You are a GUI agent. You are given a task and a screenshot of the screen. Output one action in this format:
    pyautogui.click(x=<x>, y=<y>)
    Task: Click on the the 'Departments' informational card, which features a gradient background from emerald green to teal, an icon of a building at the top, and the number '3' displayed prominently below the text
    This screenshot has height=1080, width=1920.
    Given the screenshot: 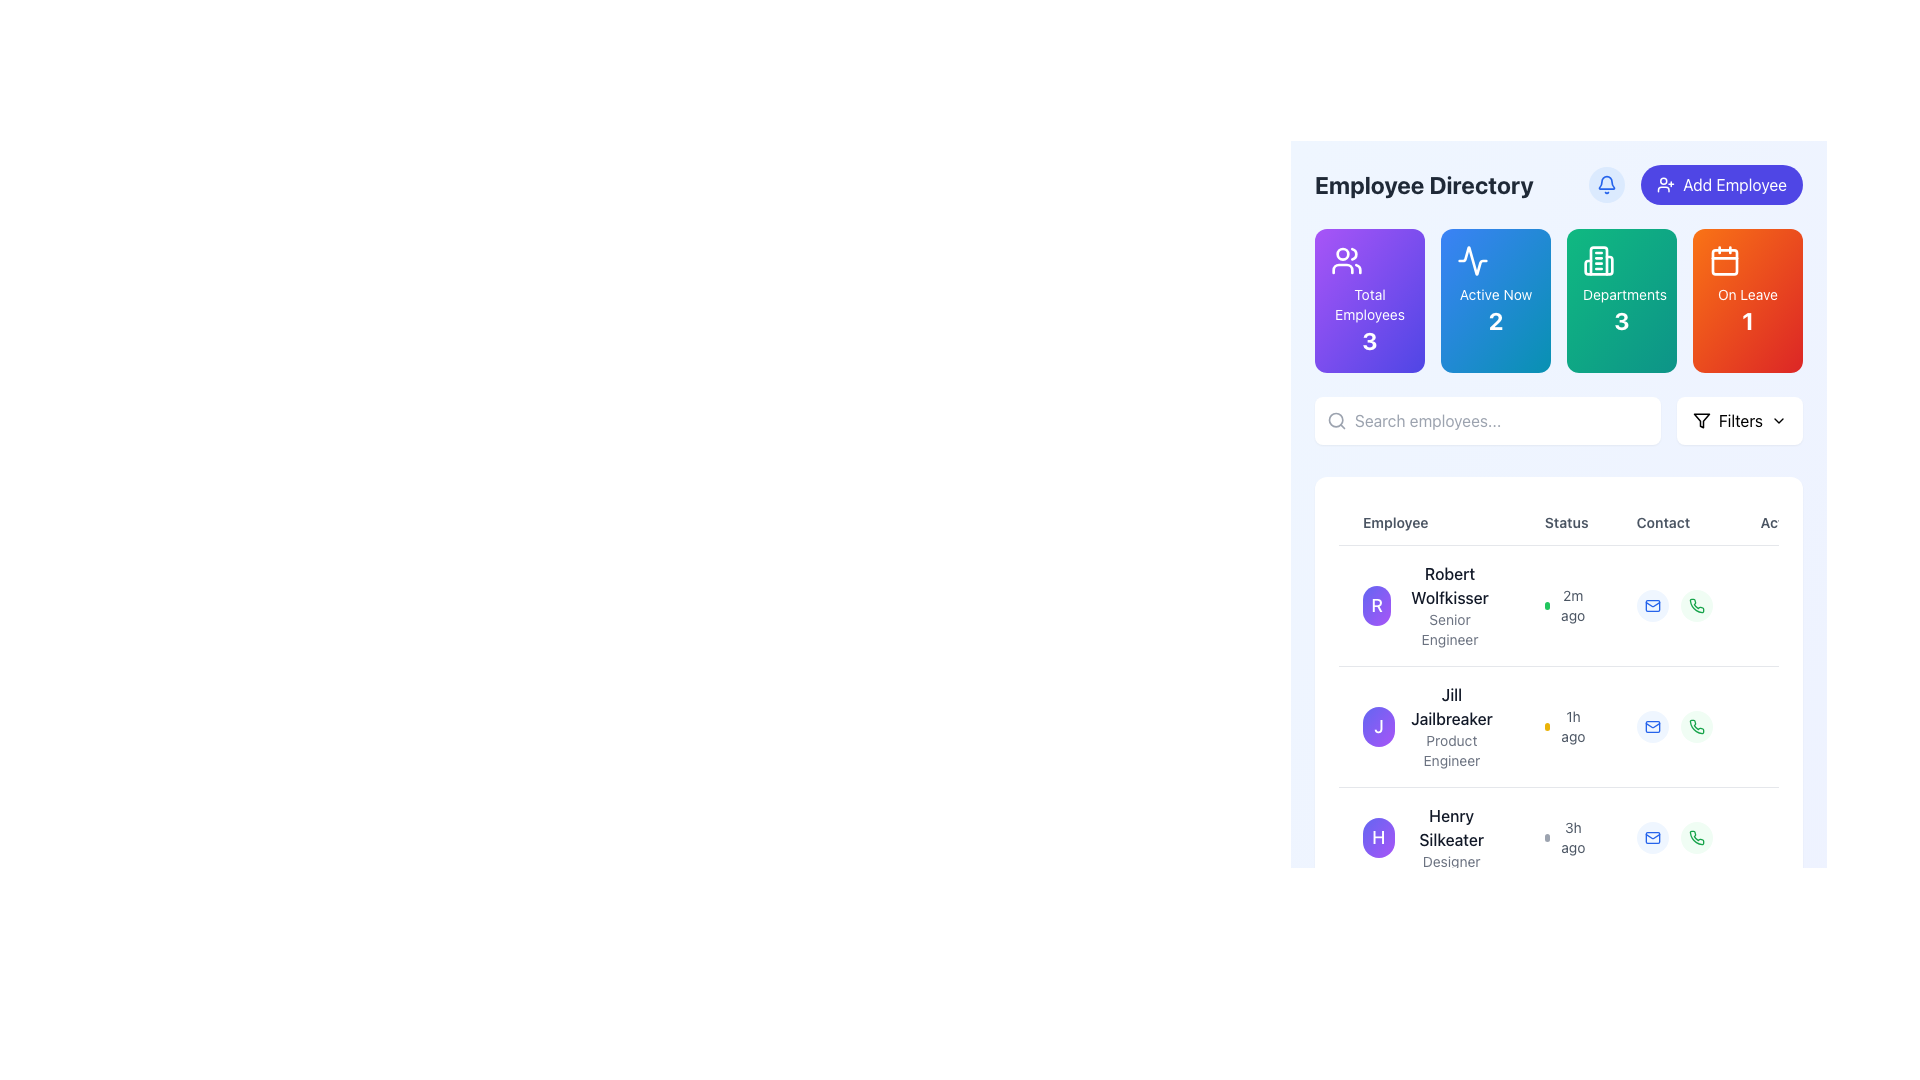 What is the action you would take?
    pyautogui.click(x=1622, y=300)
    